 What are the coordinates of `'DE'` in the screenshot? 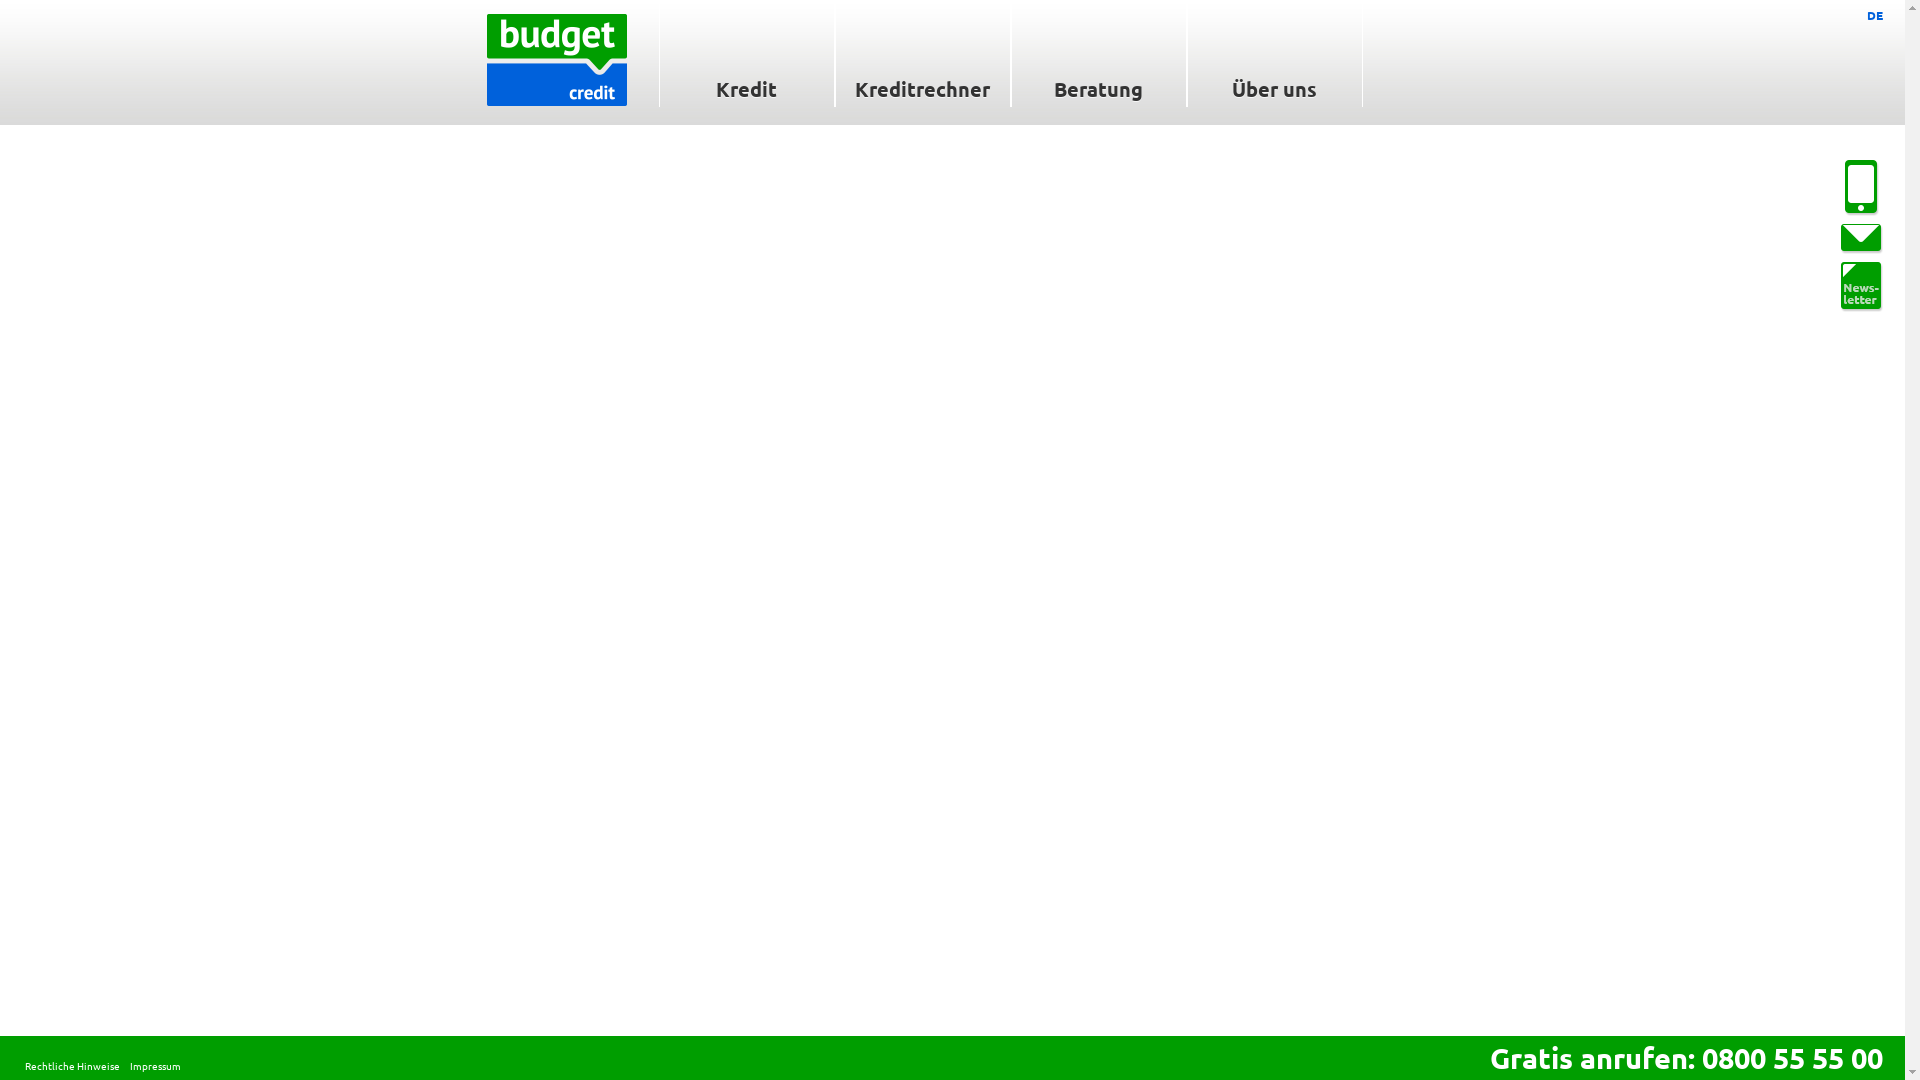 It's located at (1874, 15).